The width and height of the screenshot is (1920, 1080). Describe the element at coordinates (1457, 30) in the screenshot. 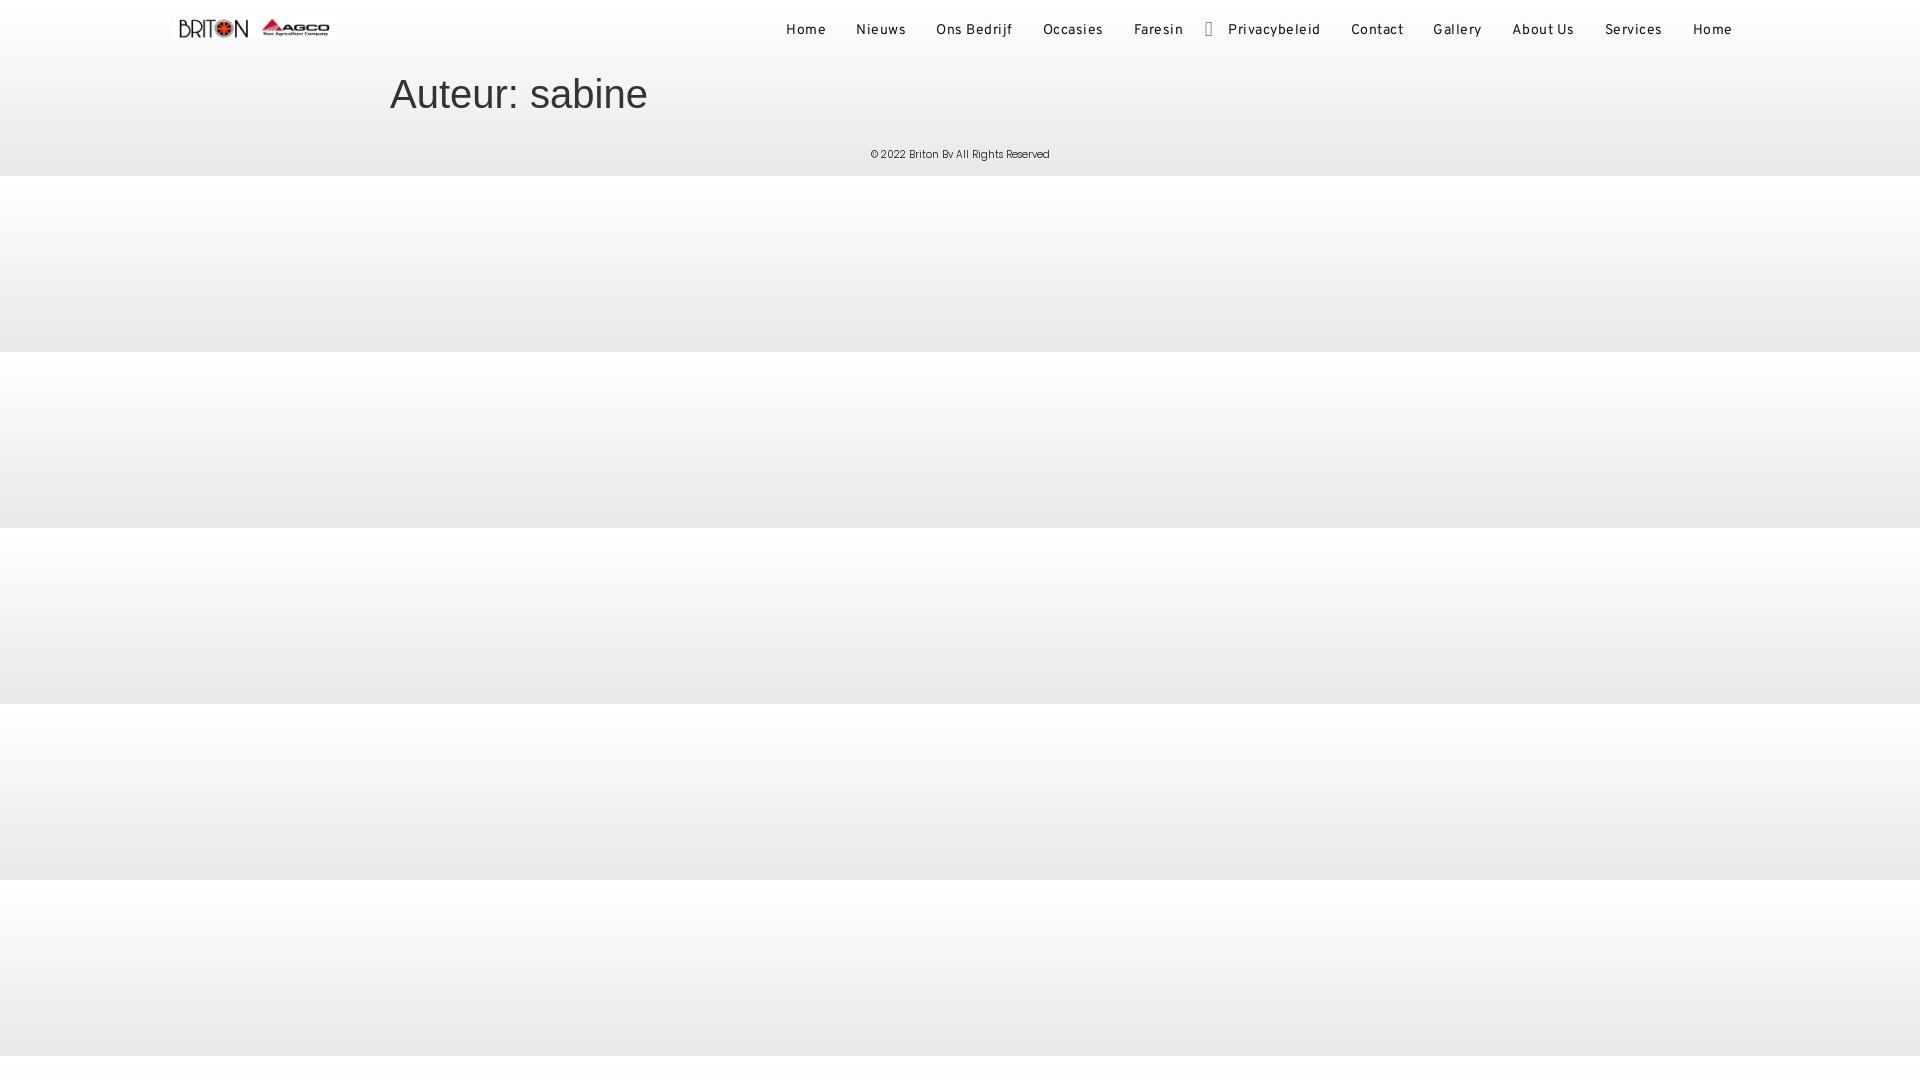

I see `'Gallery'` at that location.